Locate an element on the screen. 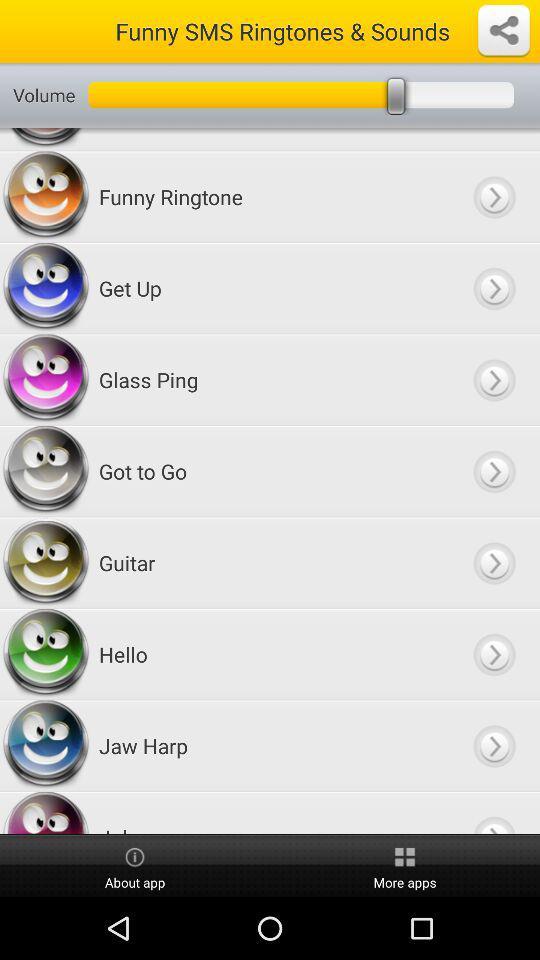 The width and height of the screenshot is (540, 960). share is located at coordinates (502, 30).